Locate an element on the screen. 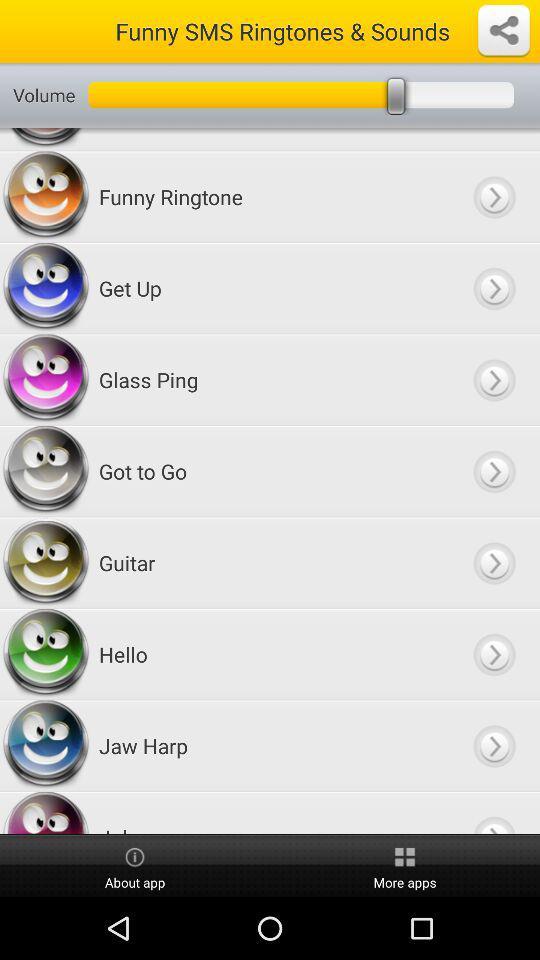 The width and height of the screenshot is (540, 960). share is located at coordinates (502, 30).